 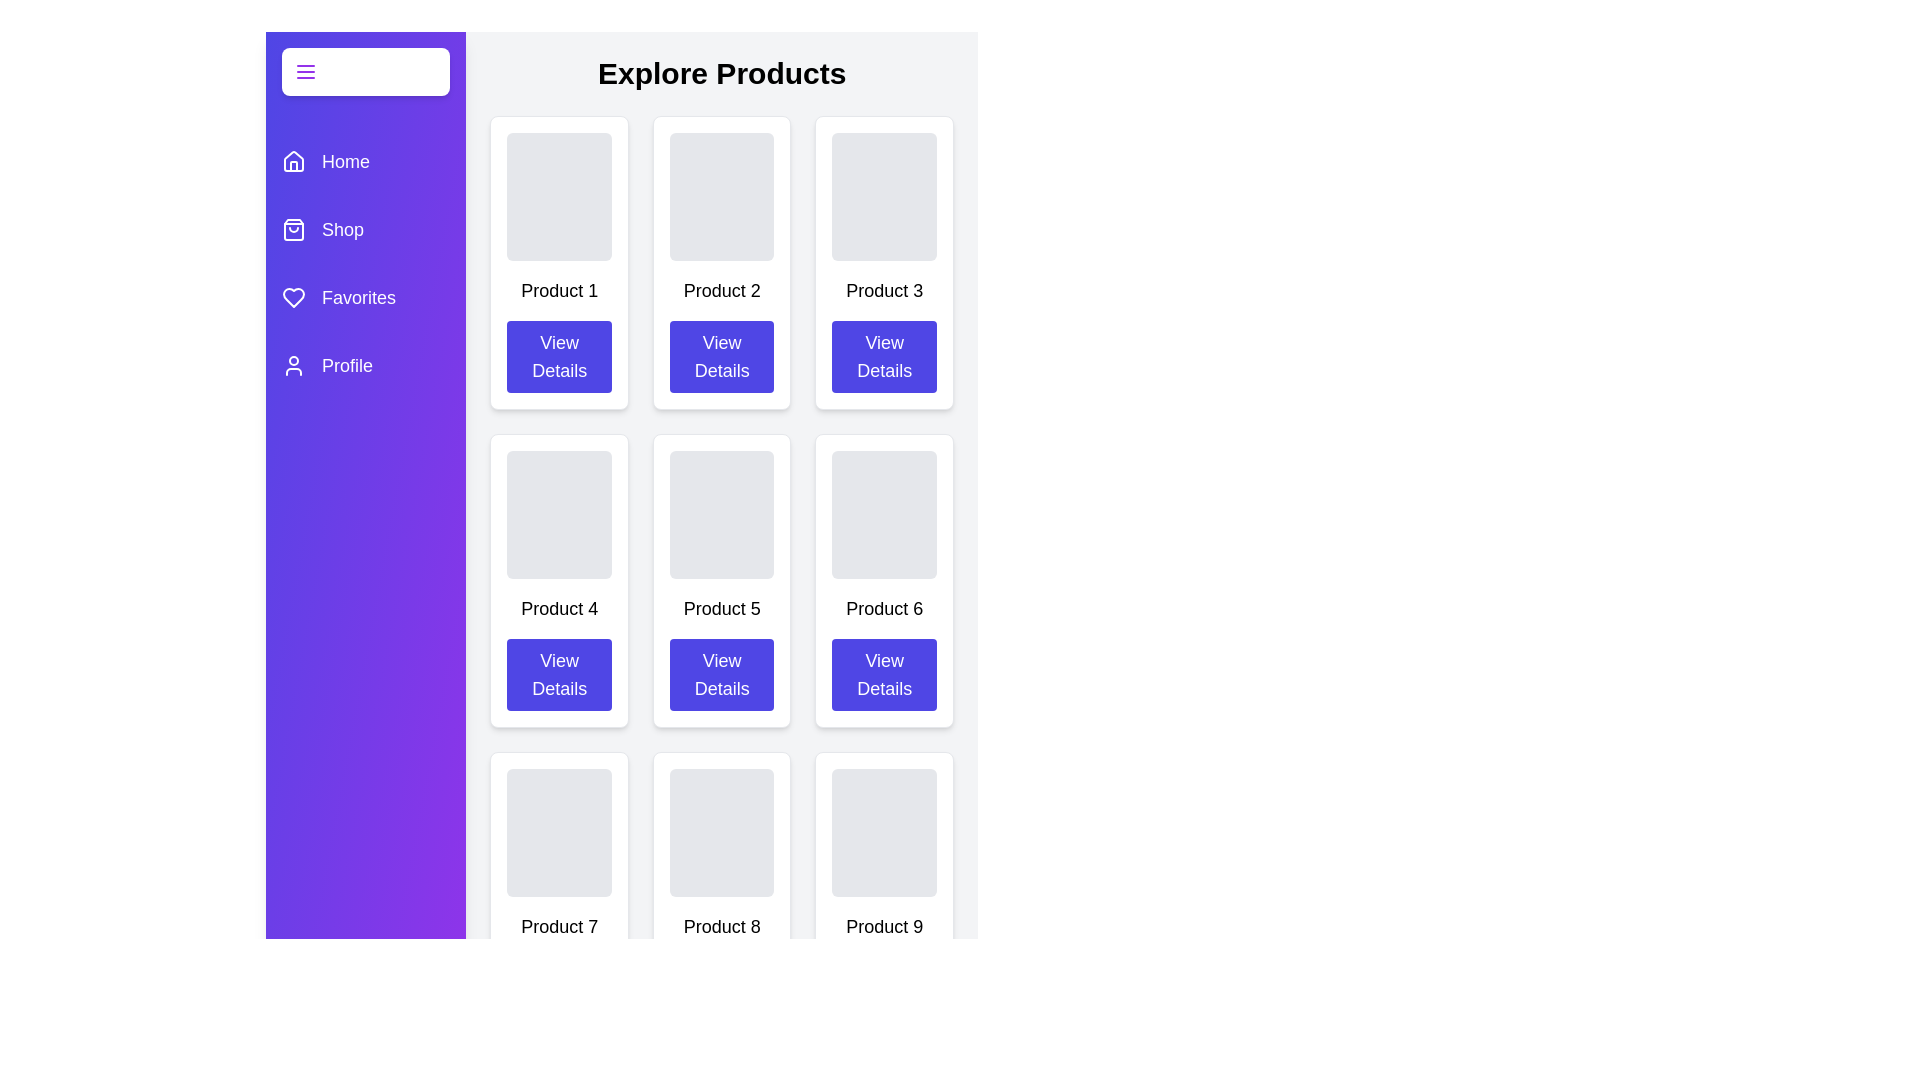 I want to click on the Favorites category in the drawer, so click(x=365, y=297).